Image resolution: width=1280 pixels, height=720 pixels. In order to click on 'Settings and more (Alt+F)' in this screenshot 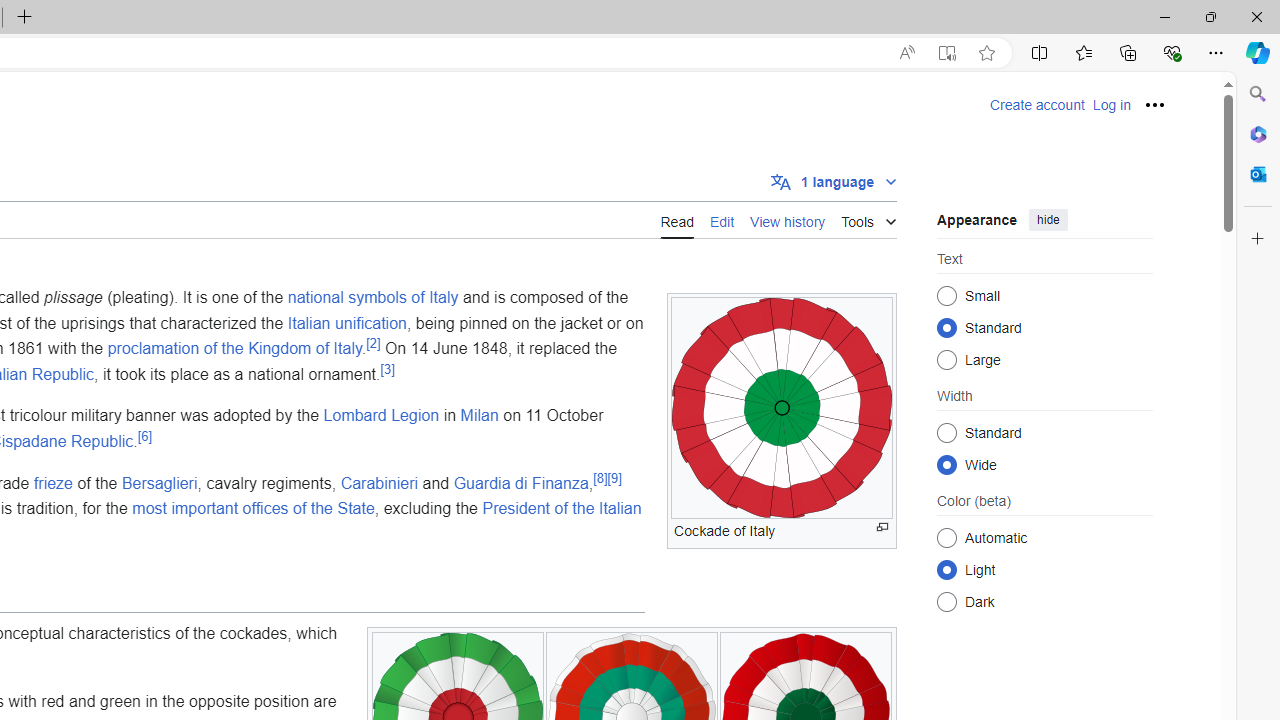, I will do `click(1215, 51)`.